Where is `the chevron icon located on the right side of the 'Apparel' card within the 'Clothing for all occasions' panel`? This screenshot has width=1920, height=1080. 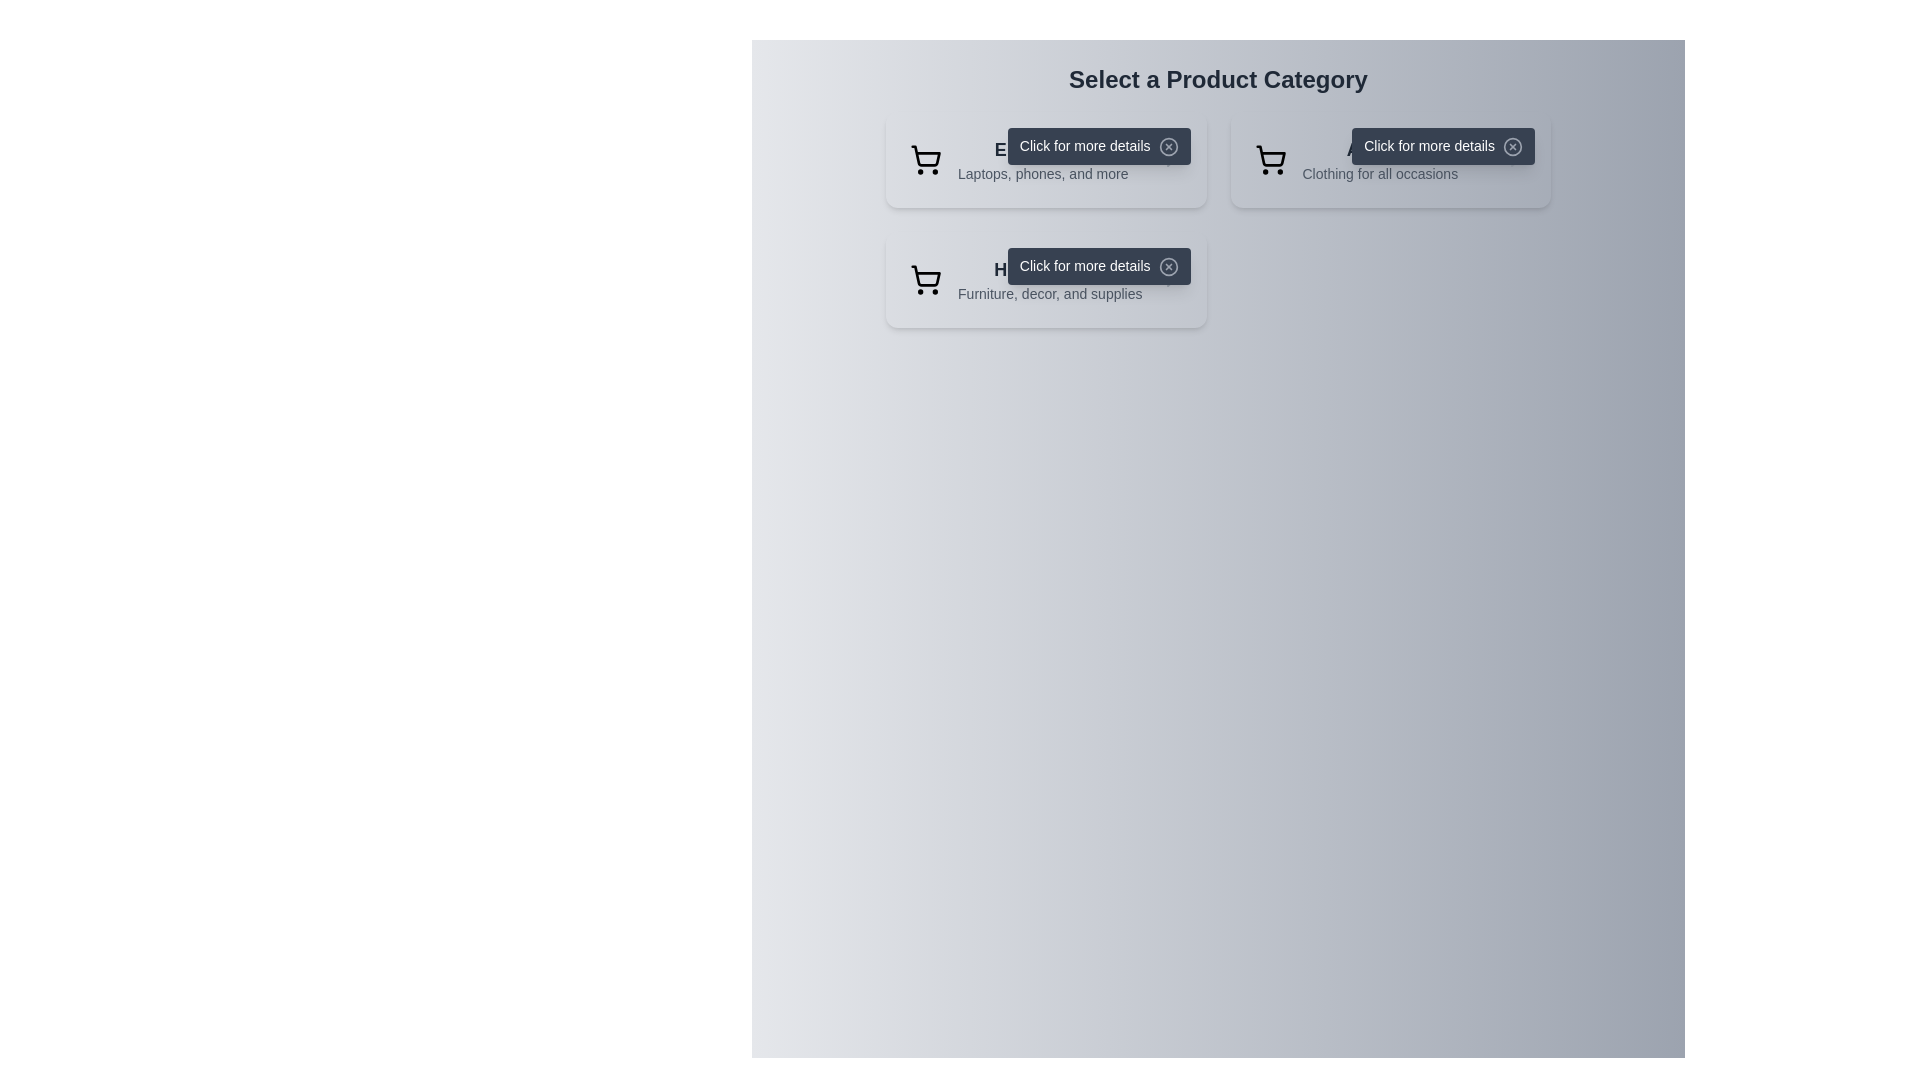 the chevron icon located on the right side of the 'Apparel' card within the 'Clothing for all occasions' panel is located at coordinates (1514, 158).